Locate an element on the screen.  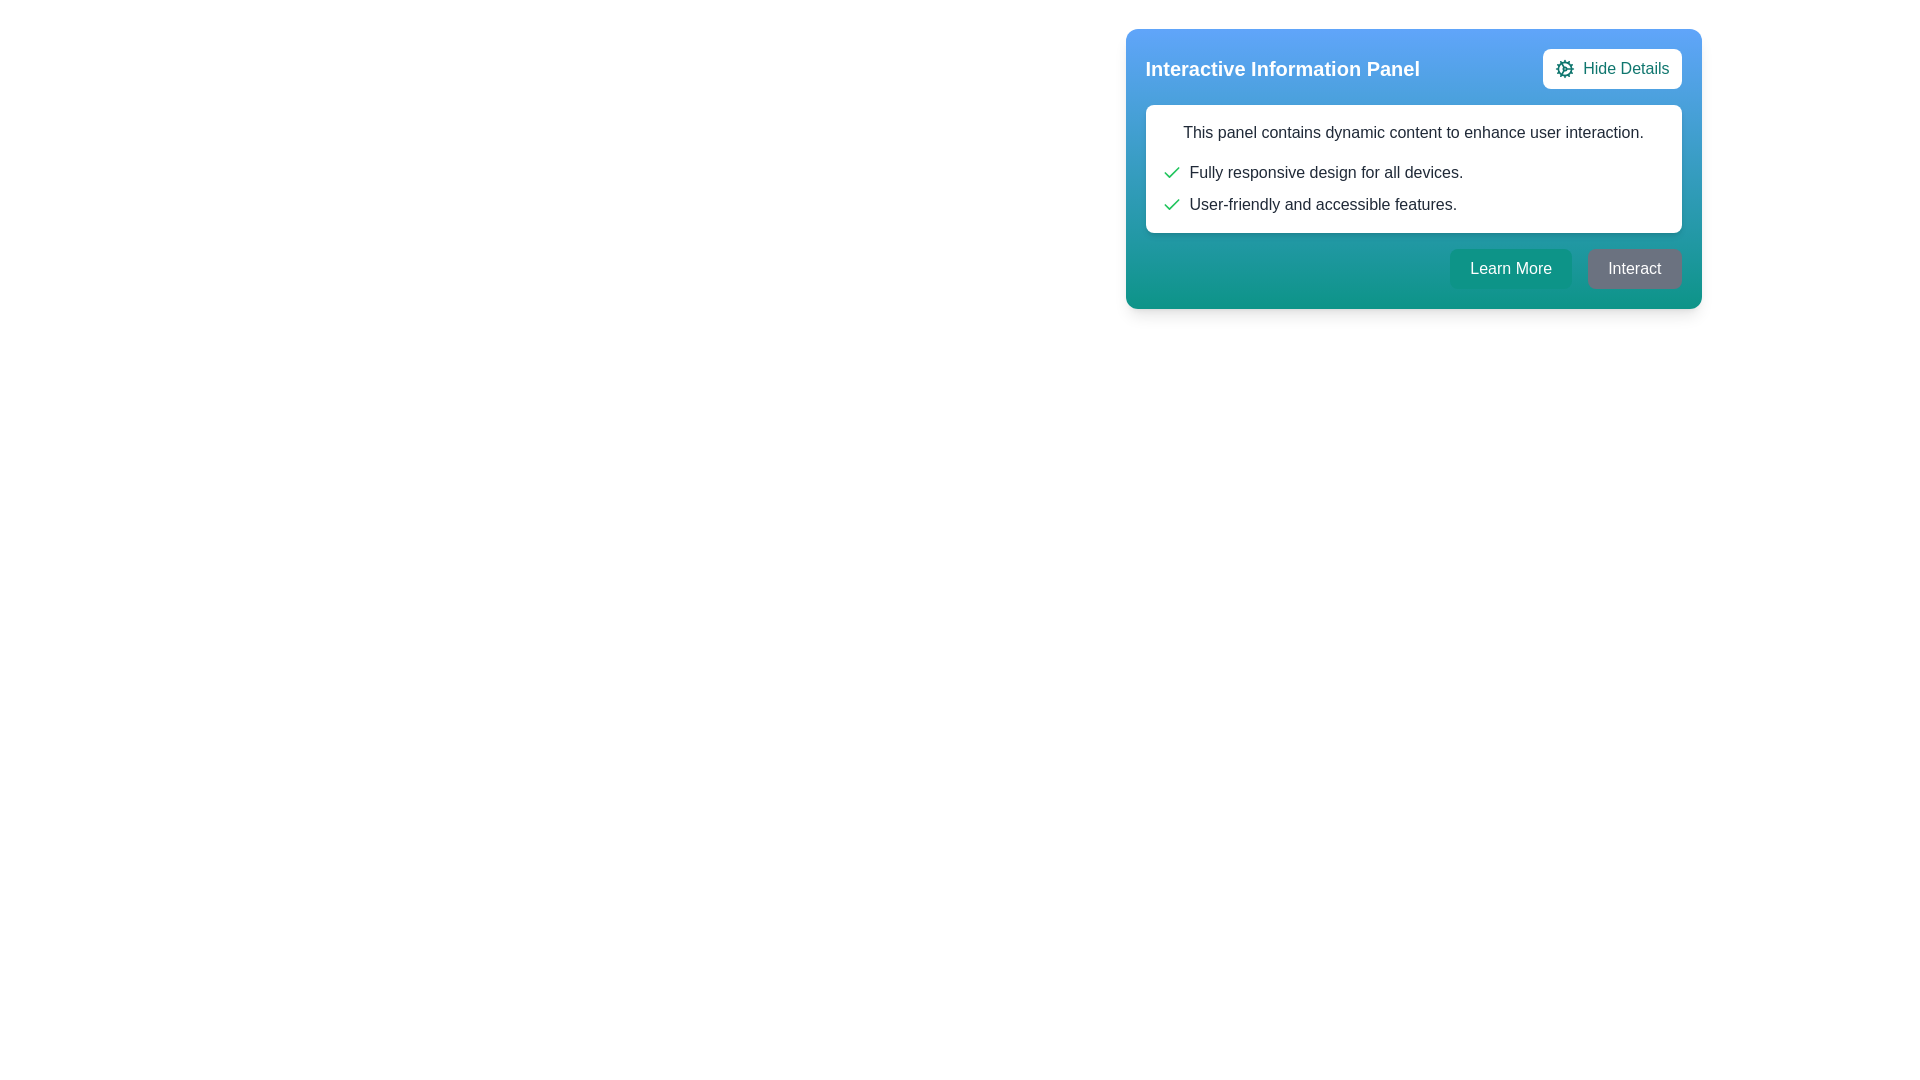
the Informational panel, which is a rectangular panel with a white background and rounded corners, located below the title 'Interactive Information Panel' is located at coordinates (1412, 168).